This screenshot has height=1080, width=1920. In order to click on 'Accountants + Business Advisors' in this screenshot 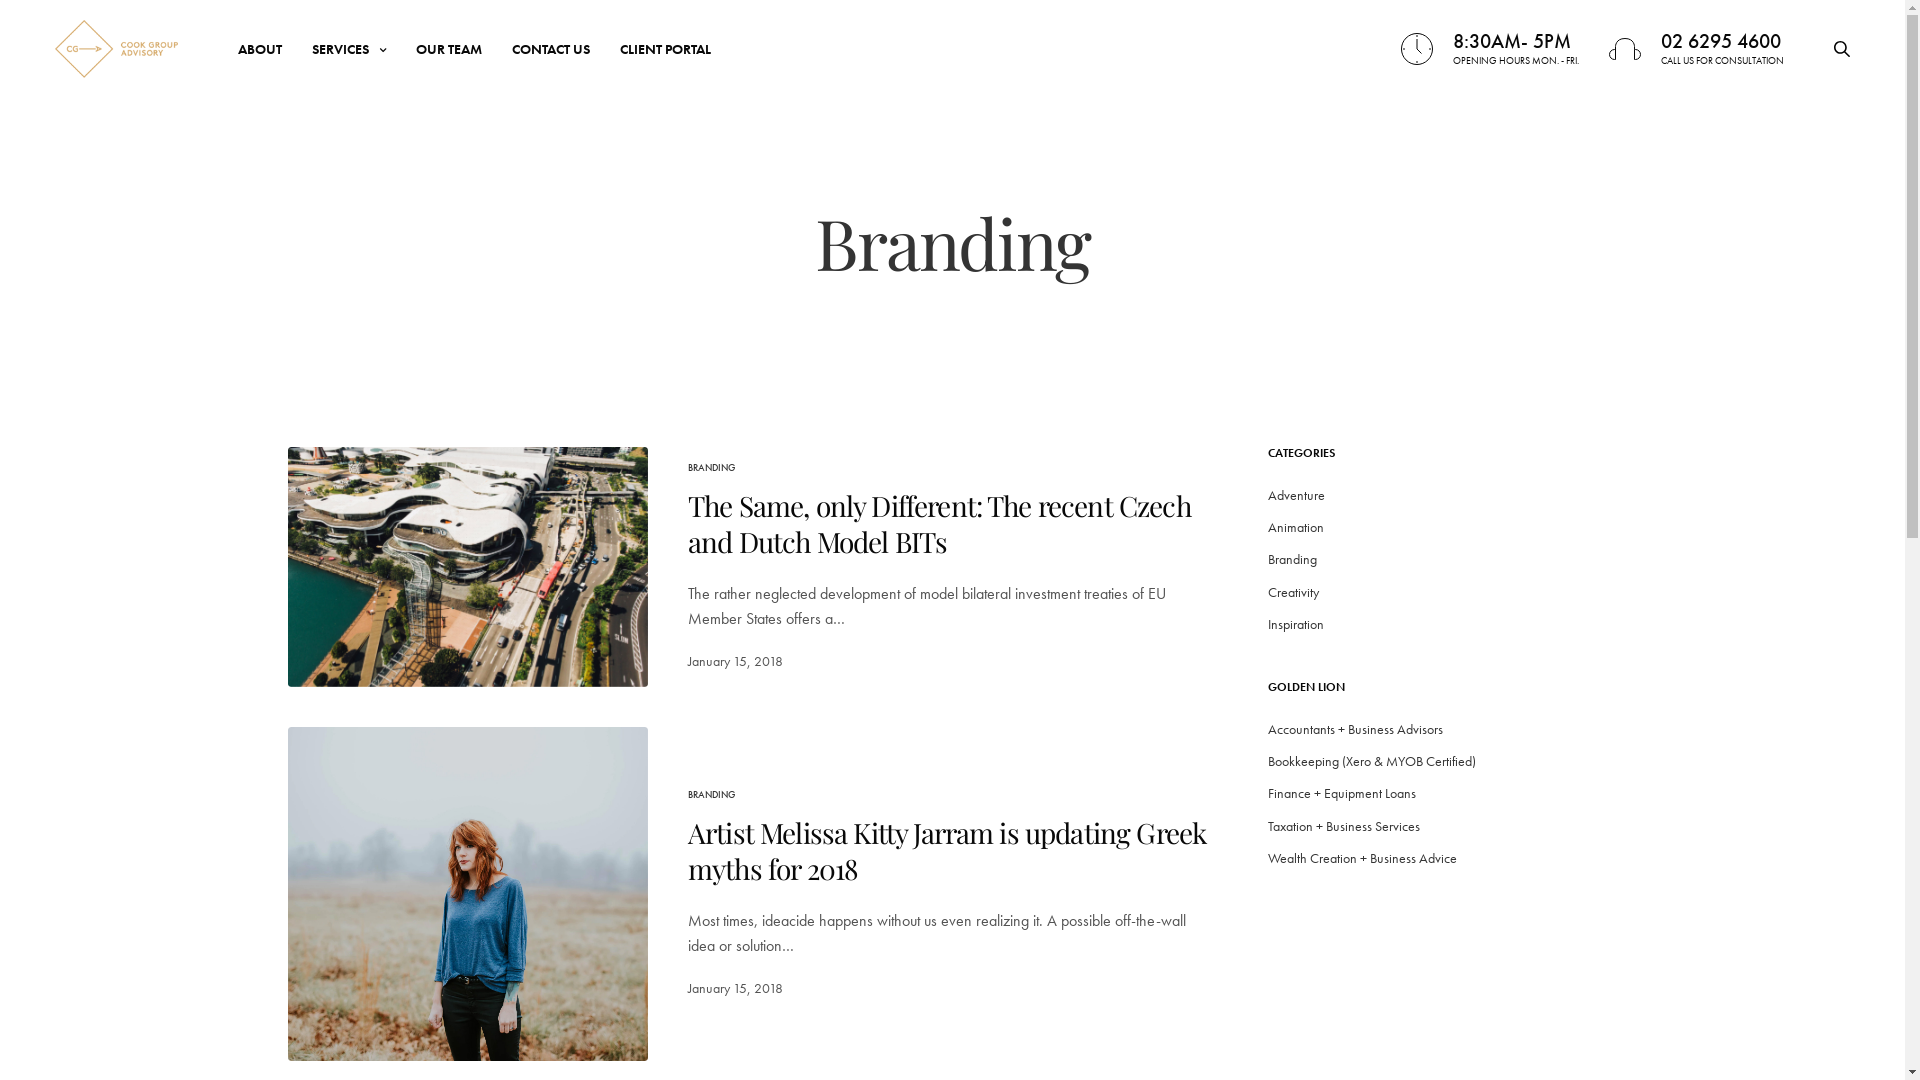, I will do `click(1355, 729)`.